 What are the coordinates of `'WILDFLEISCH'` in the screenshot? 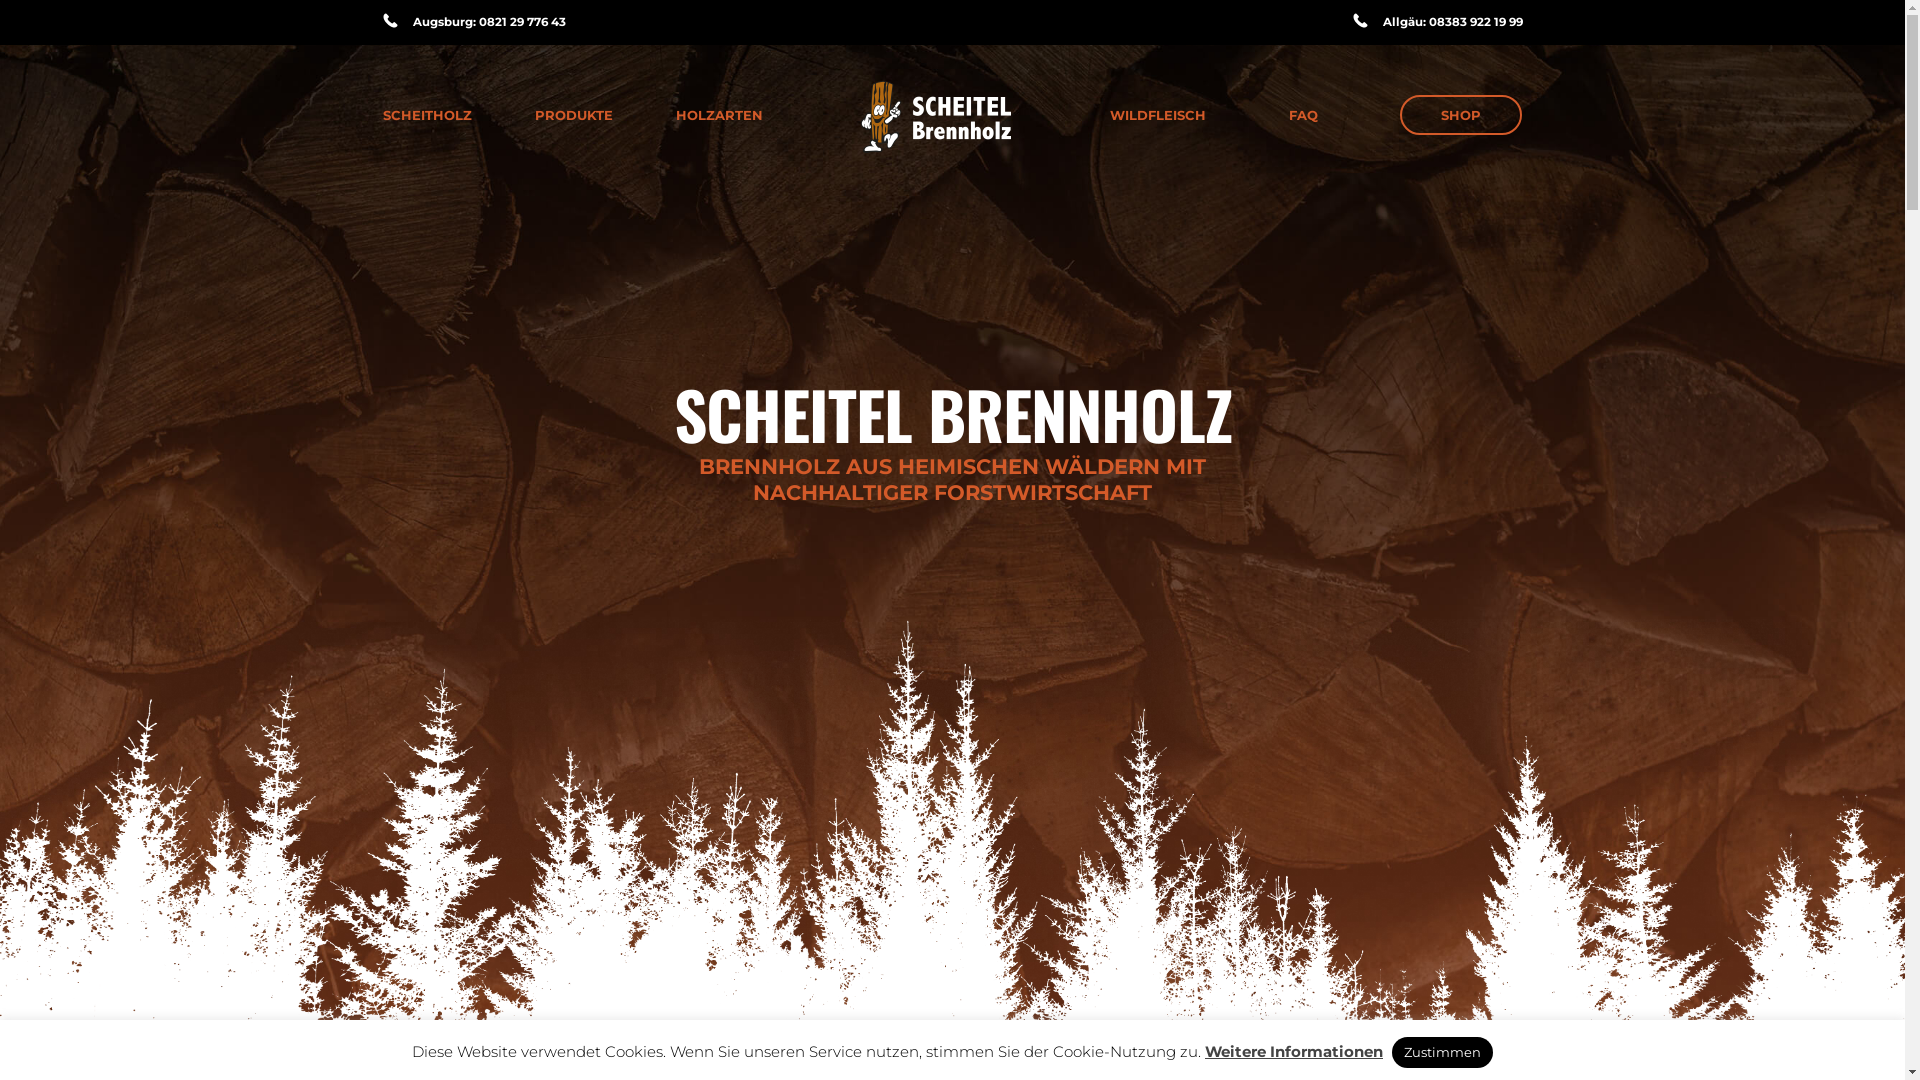 It's located at (1157, 115).